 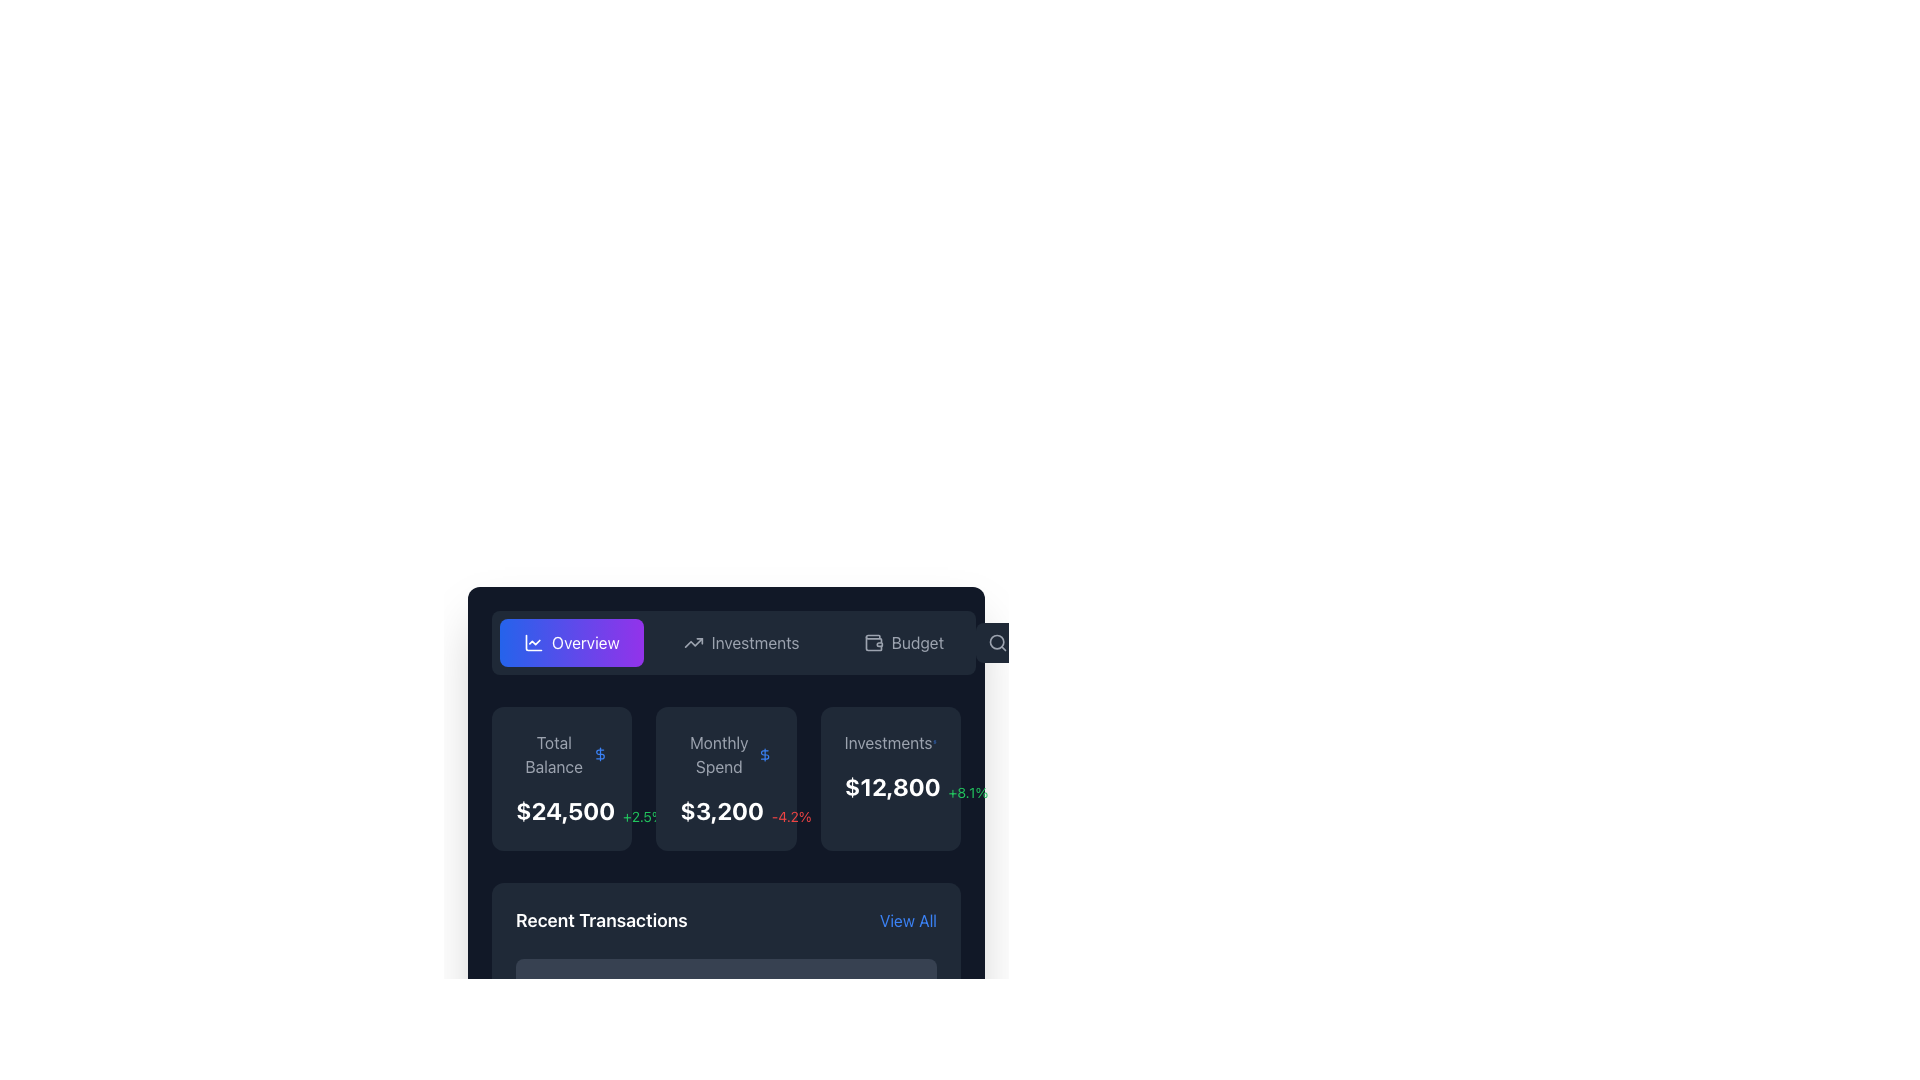 I want to click on the circular gray magnifying glass icon located near the top of the search input field, positioned to the left of the placeholder text, so click(x=998, y=643).